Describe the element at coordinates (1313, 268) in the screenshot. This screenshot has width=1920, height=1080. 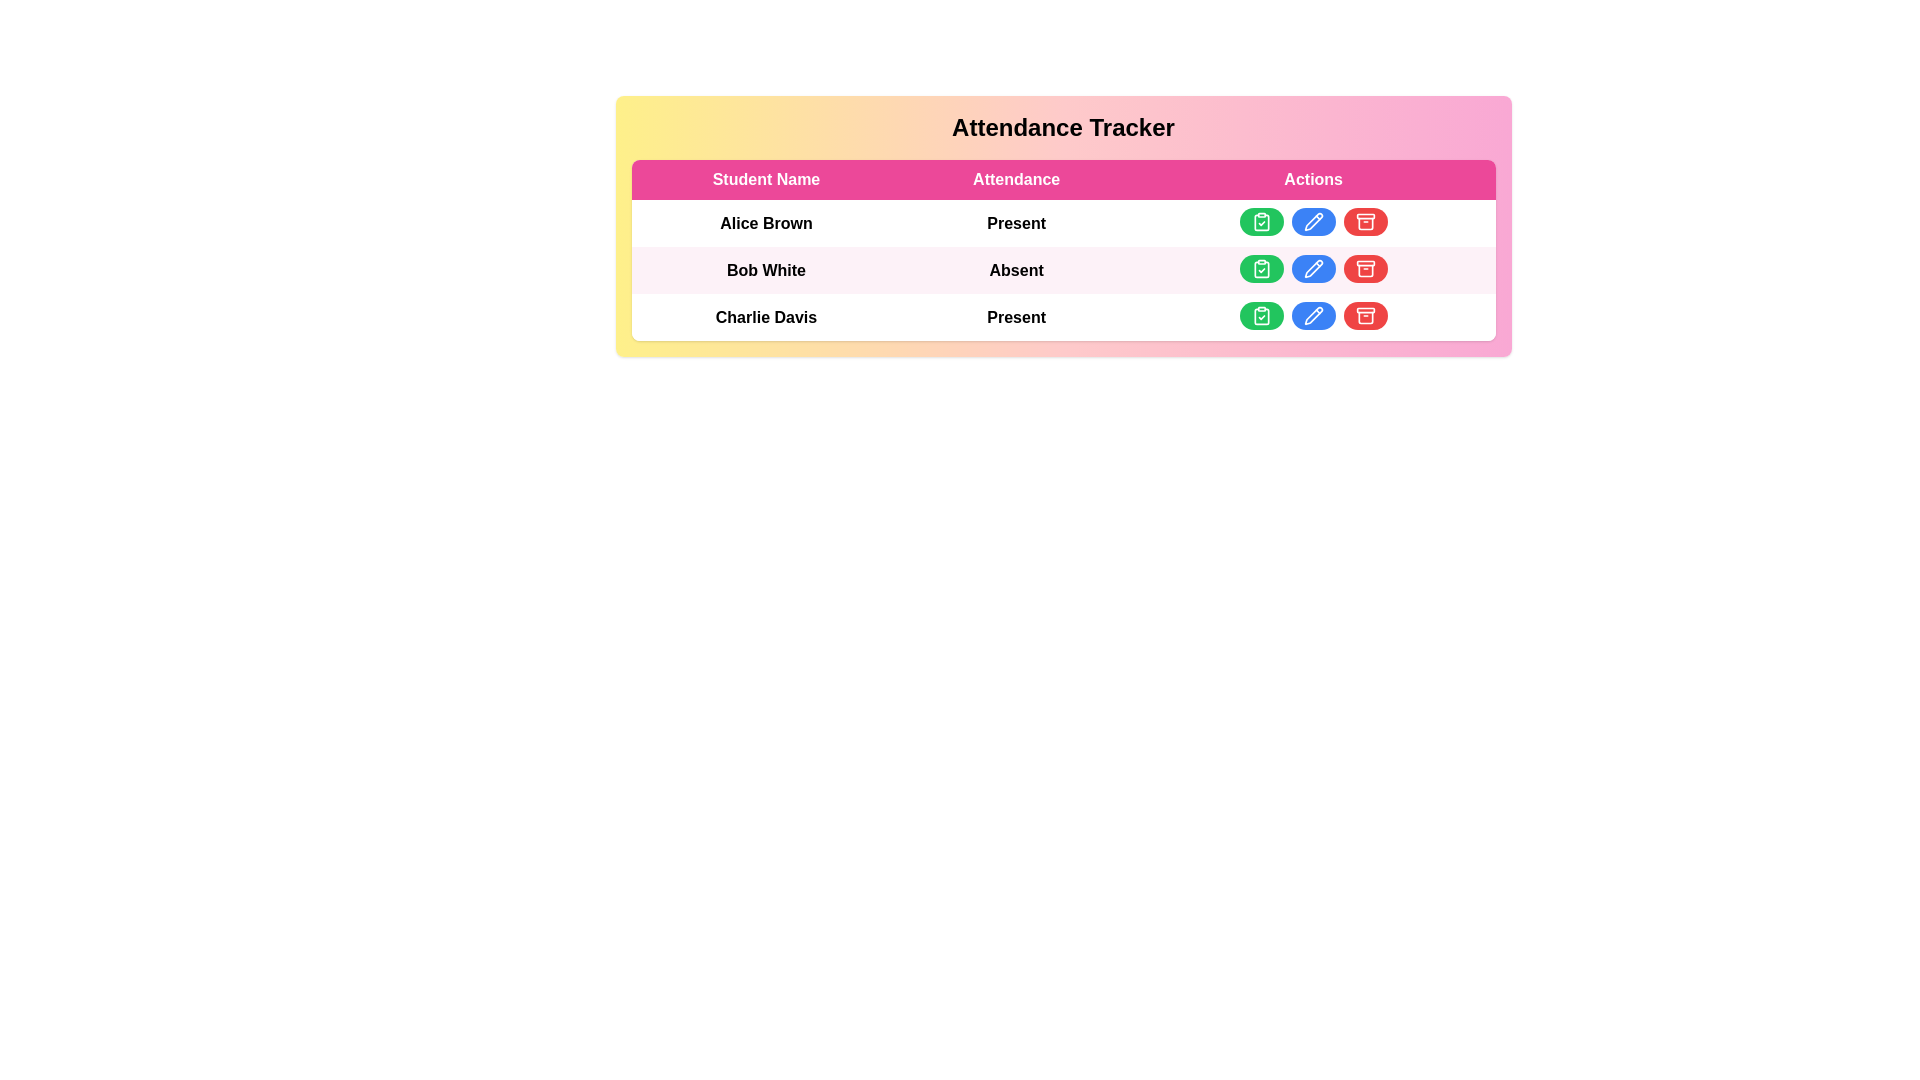
I see `'edit details' button for the student Bob White` at that location.